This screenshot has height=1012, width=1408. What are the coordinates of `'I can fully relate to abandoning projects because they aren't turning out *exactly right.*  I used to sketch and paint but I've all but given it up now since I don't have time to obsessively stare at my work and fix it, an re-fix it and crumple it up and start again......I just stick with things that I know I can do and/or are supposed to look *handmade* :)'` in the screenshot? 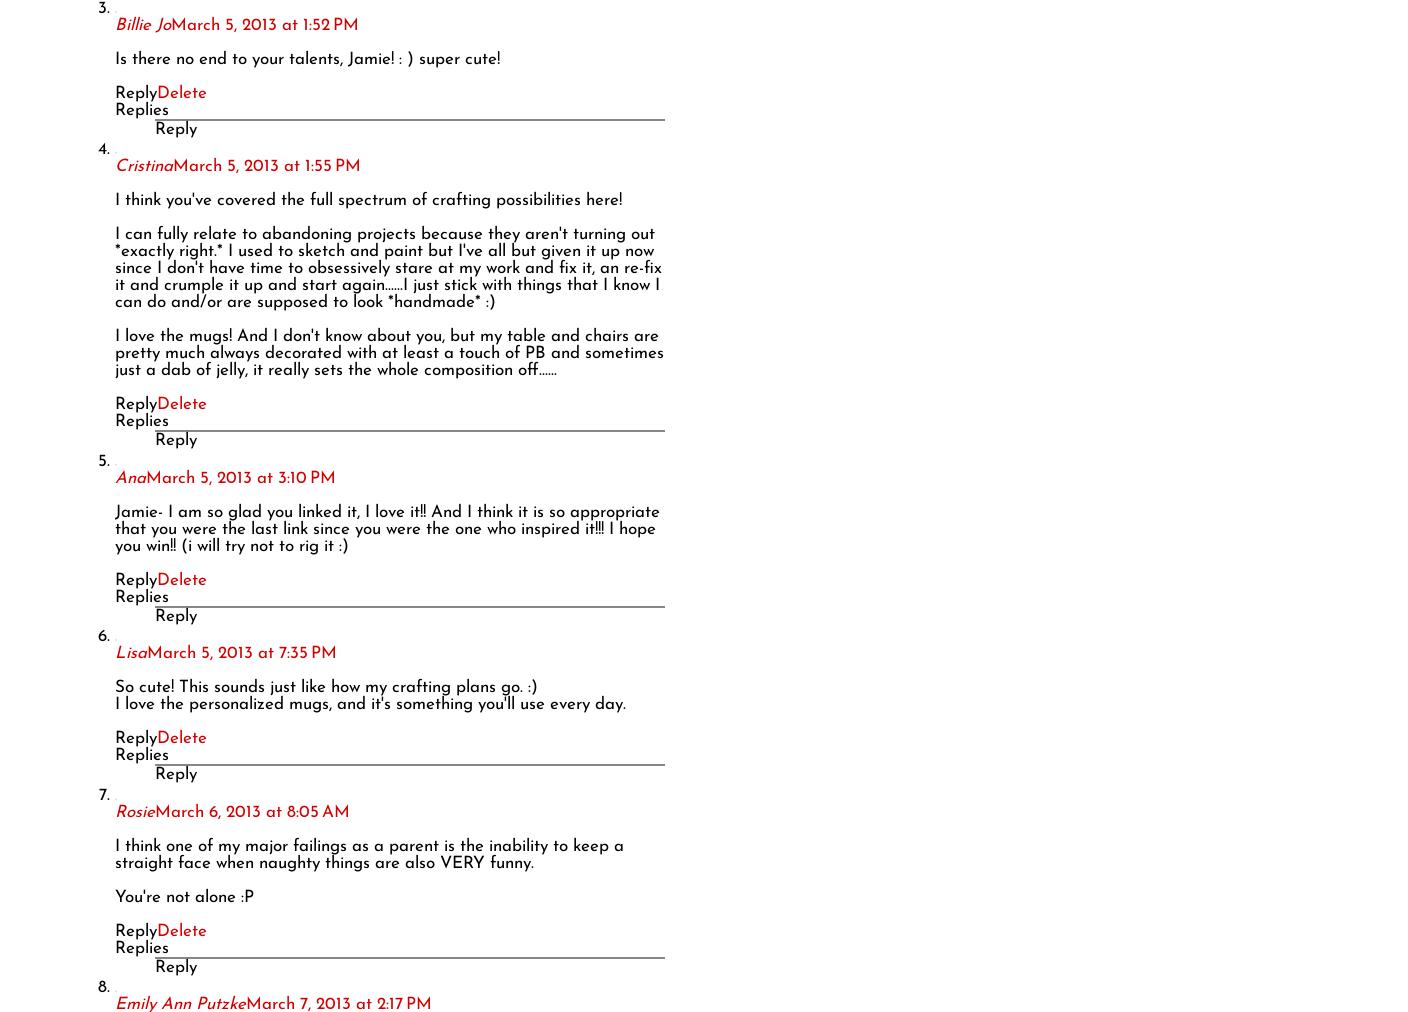 It's located at (387, 267).